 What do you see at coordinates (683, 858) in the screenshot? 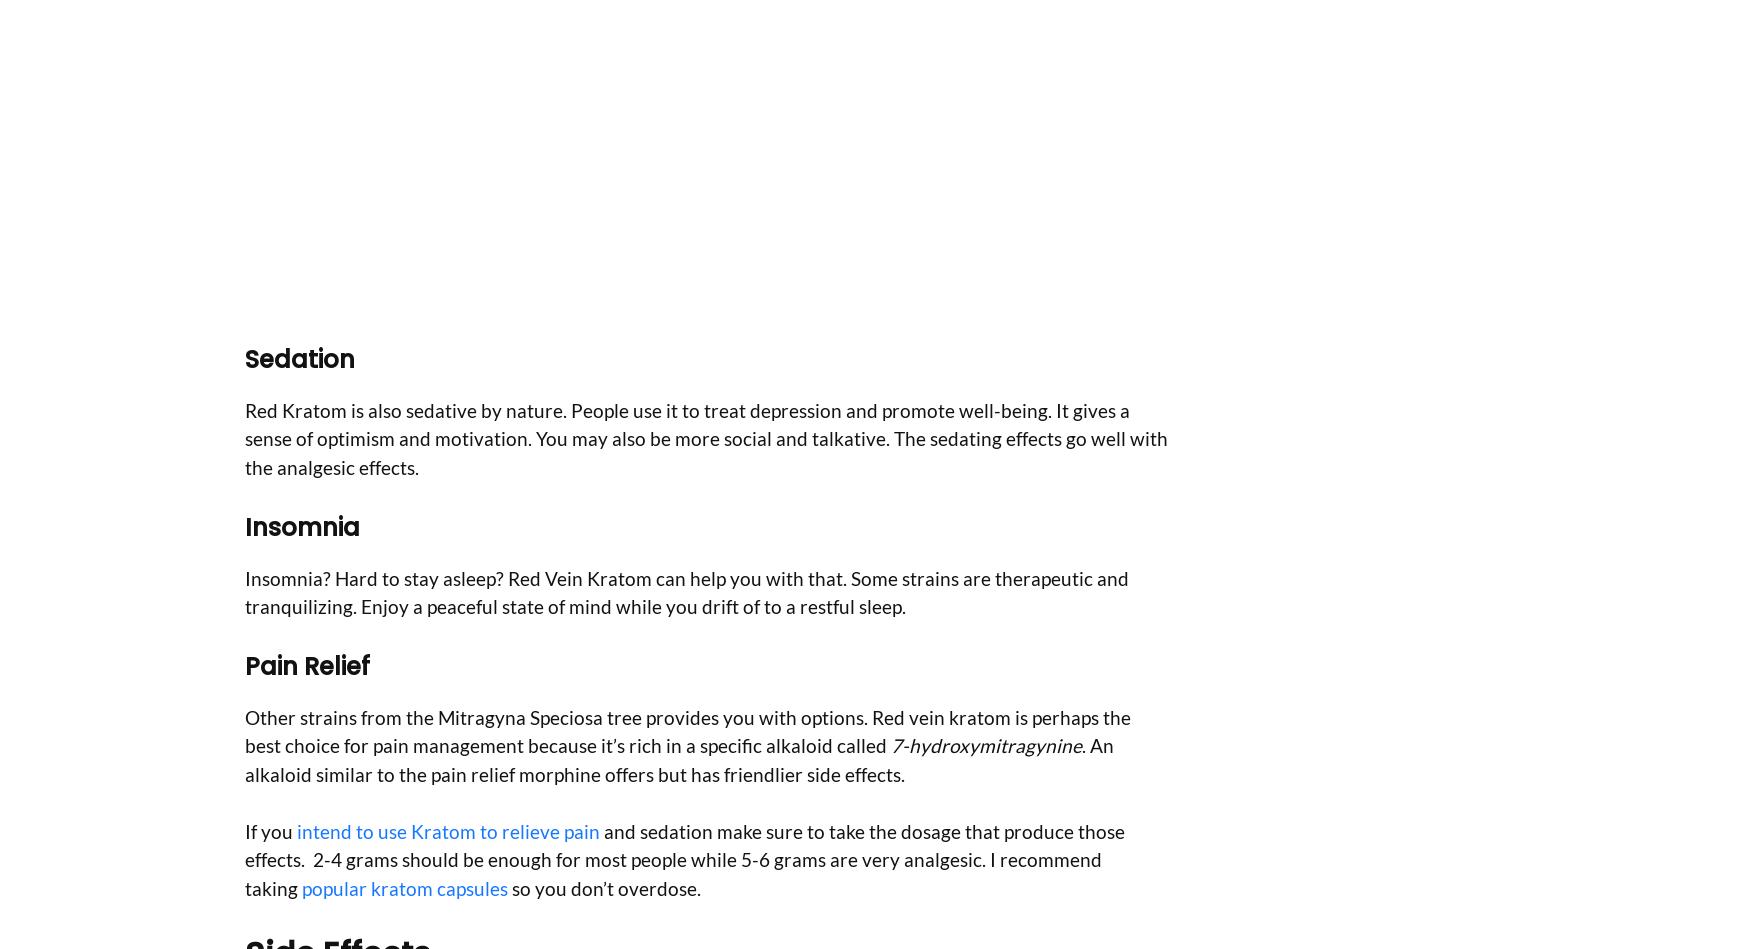
I see `'and sedation make sure to take the dosage that produce those effects.  2-4 grams should be enough for most people while 5-6 grams are very analgesic. I recommend taking'` at bounding box center [683, 858].